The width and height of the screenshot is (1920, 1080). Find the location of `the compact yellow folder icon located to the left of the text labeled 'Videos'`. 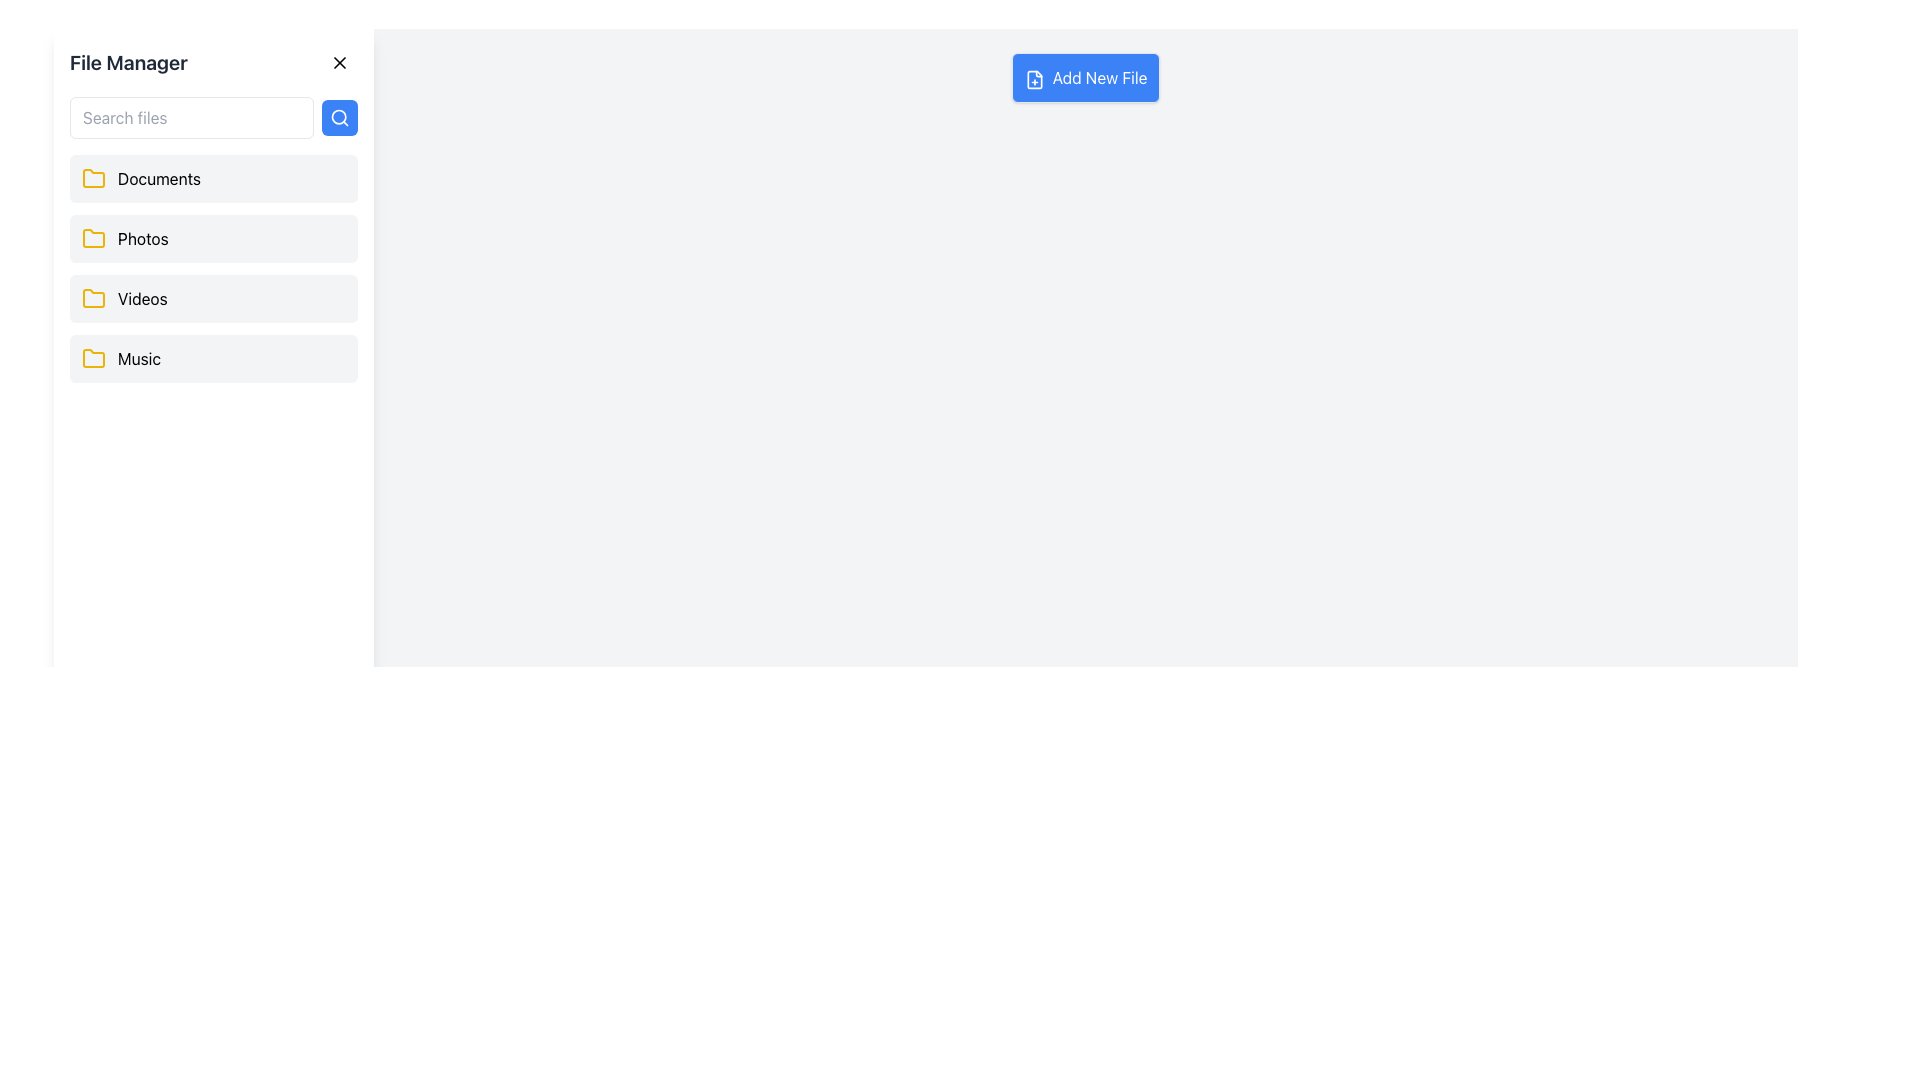

the compact yellow folder icon located to the left of the text labeled 'Videos' is located at coordinates (93, 299).